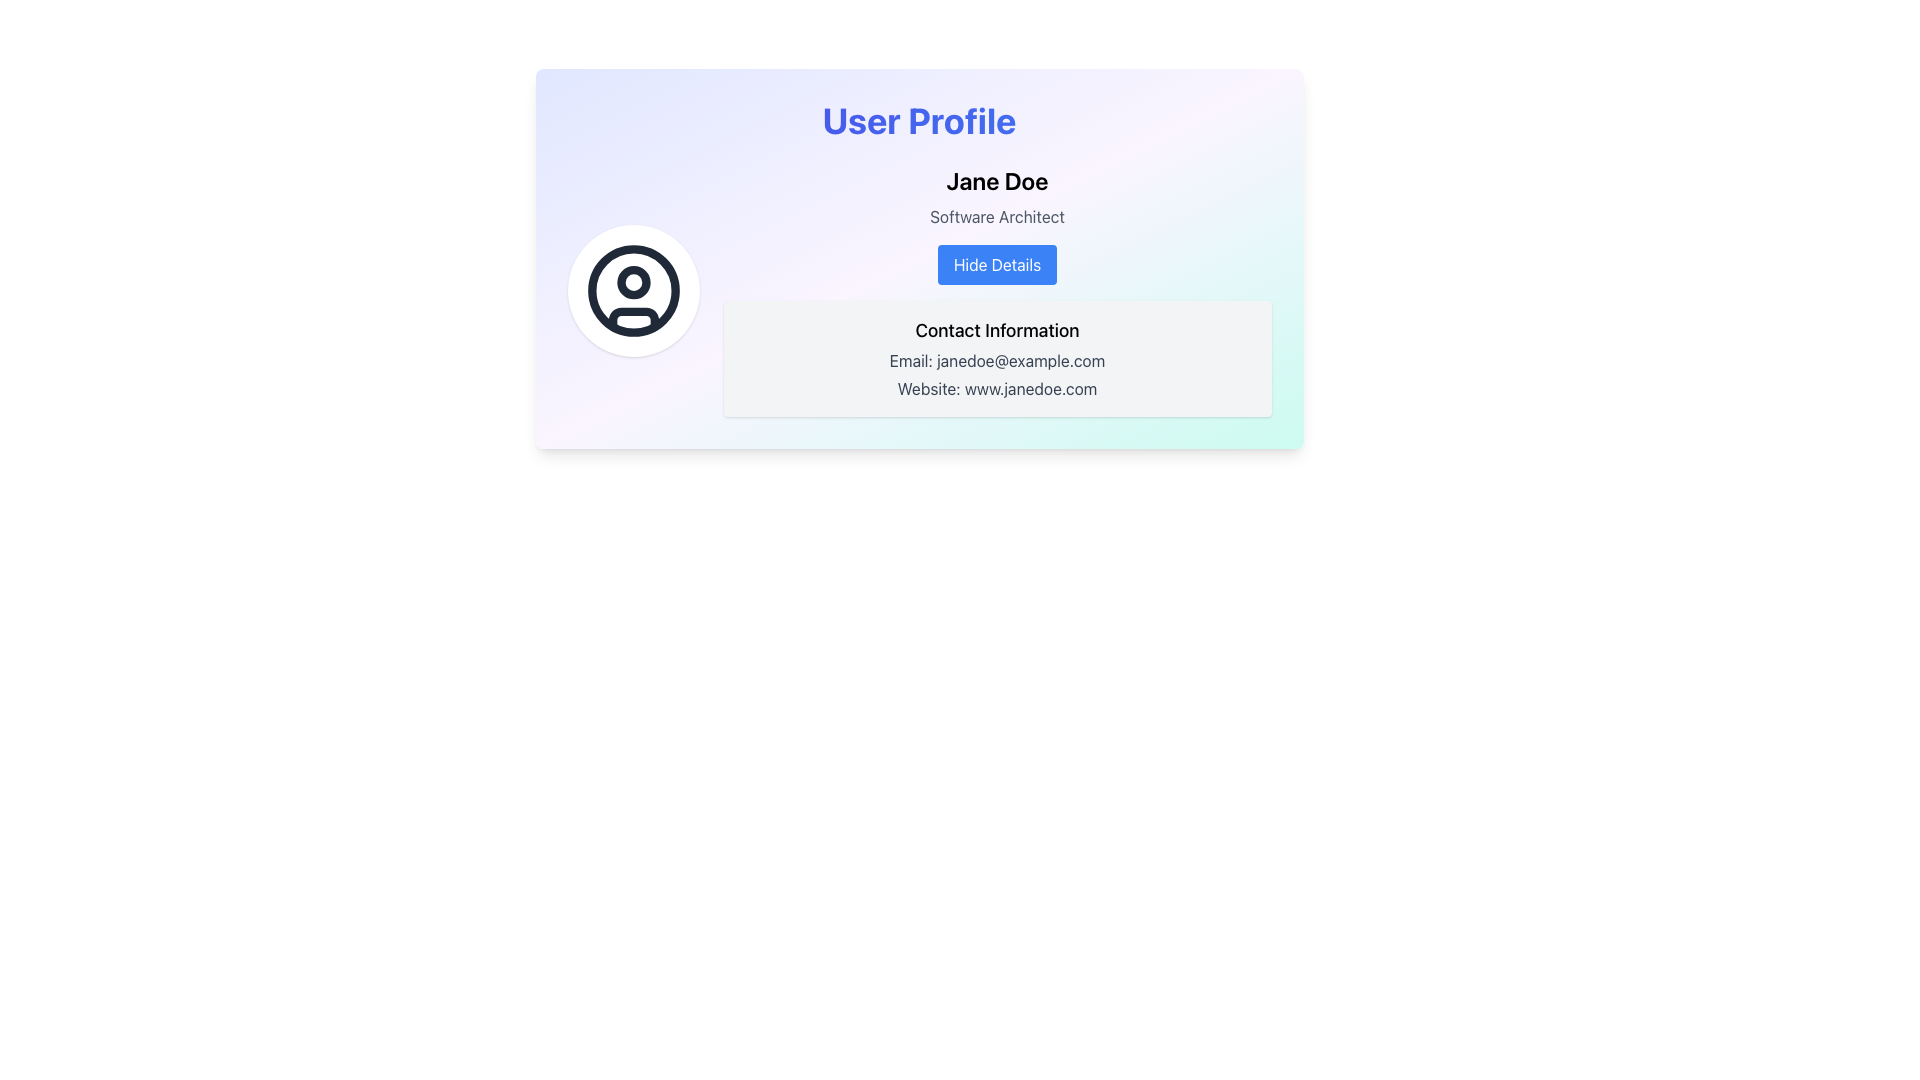  What do you see at coordinates (632, 282) in the screenshot?
I see `the filled circle located at the center of the outlined circular frame within the user profile icon` at bounding box center [632, 282].